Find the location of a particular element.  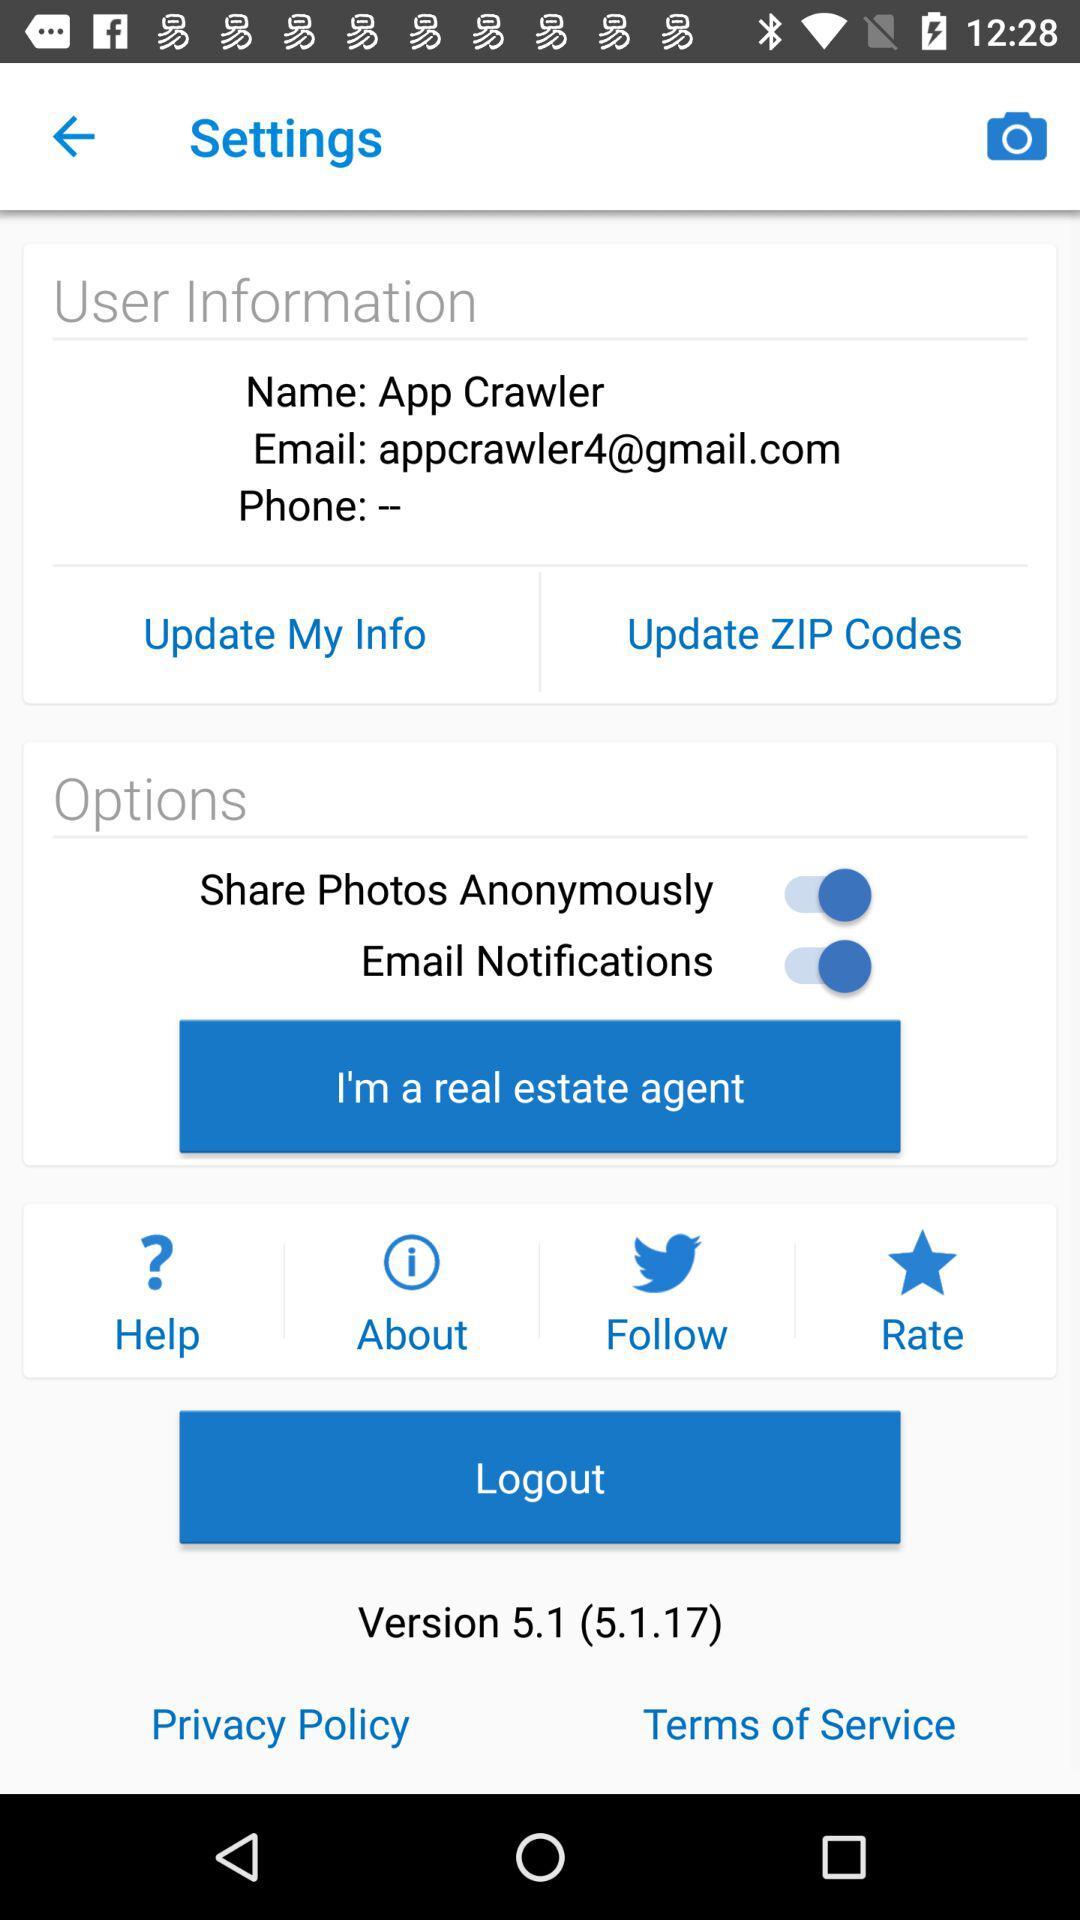

item above the version 5 1 icon is located at coordinates (540, 1476).